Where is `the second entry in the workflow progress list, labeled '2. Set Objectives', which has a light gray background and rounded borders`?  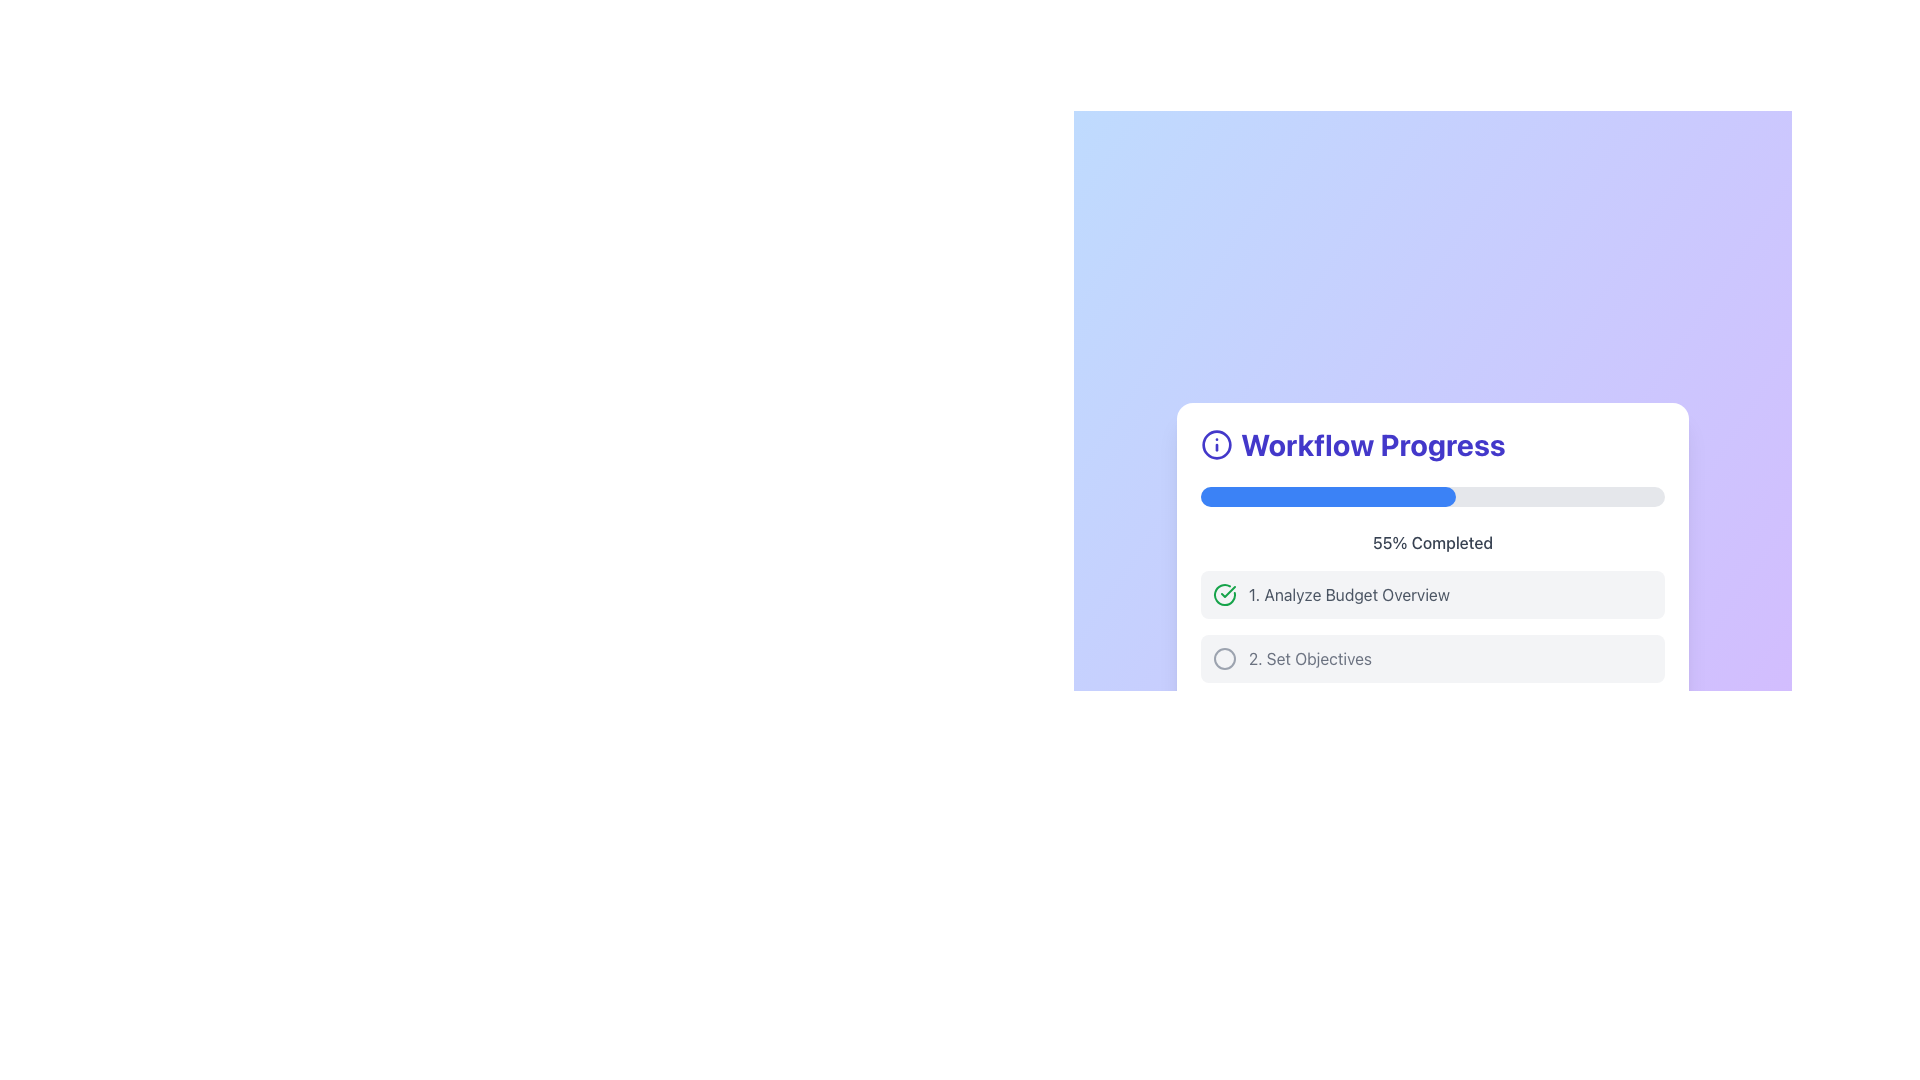 the second entry in the workflow progress list, labeled '2. Set Objectives', which has a light gray background and rounded borders is located at coordinates (1432, 659).